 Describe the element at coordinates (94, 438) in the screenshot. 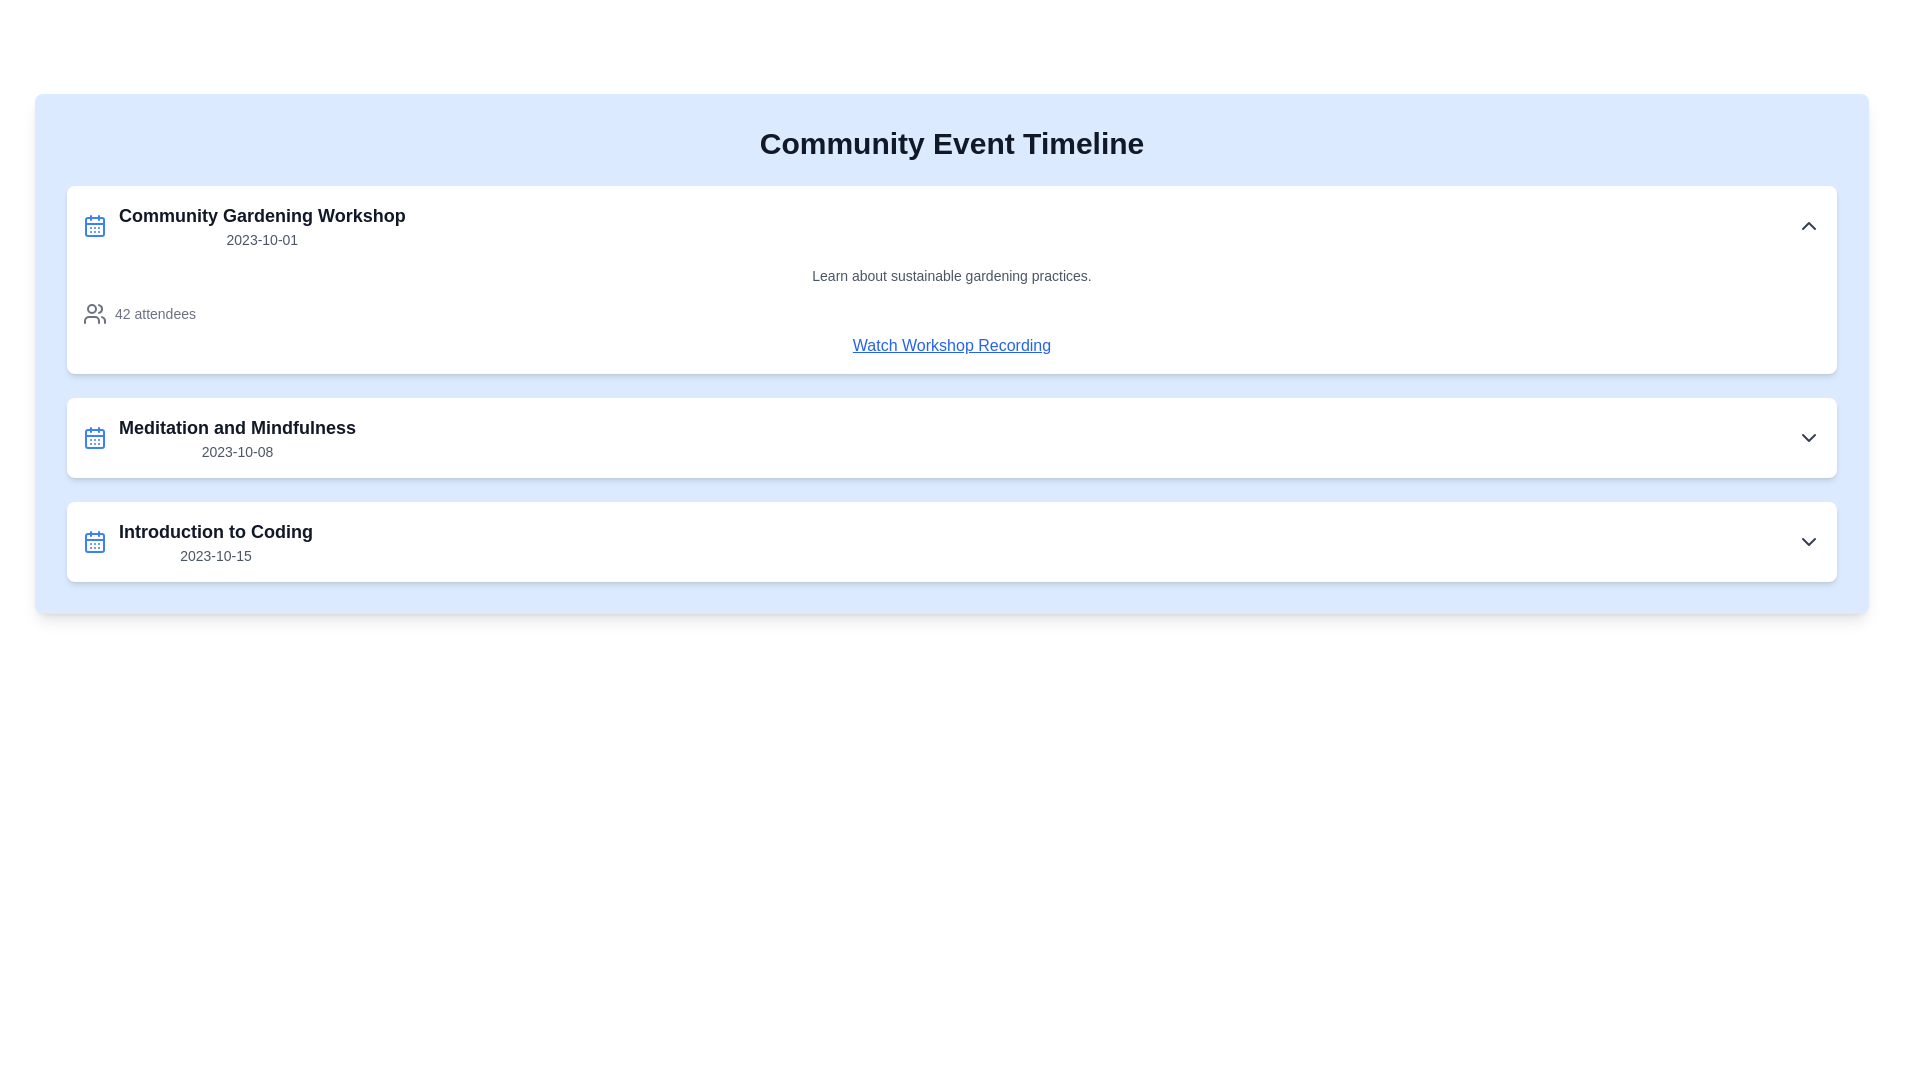

I see `the graphical decorative element within the calendar icon located at the upper left side of the list item` at that location.